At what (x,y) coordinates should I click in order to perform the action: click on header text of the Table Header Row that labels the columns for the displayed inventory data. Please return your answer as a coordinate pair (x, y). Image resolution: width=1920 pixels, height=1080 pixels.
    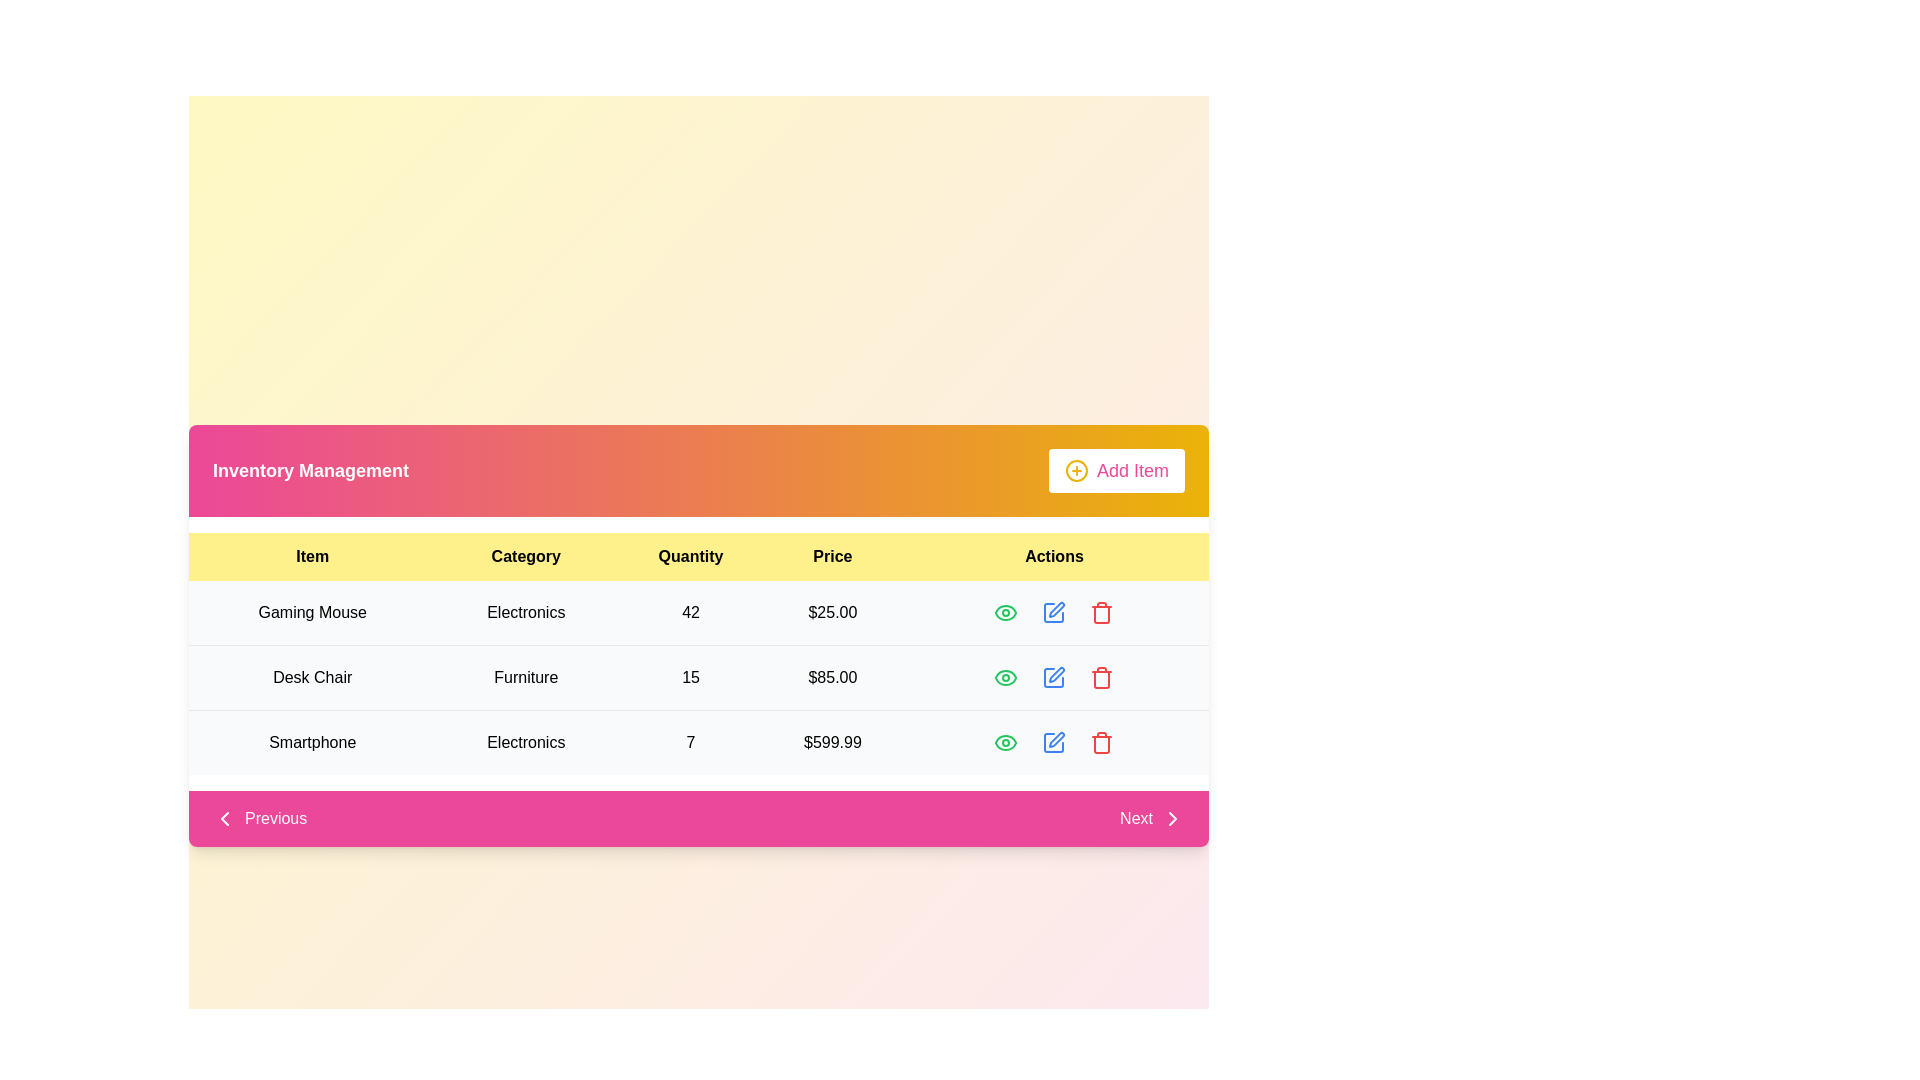
    Looking at the image, I should click on (699, 556).